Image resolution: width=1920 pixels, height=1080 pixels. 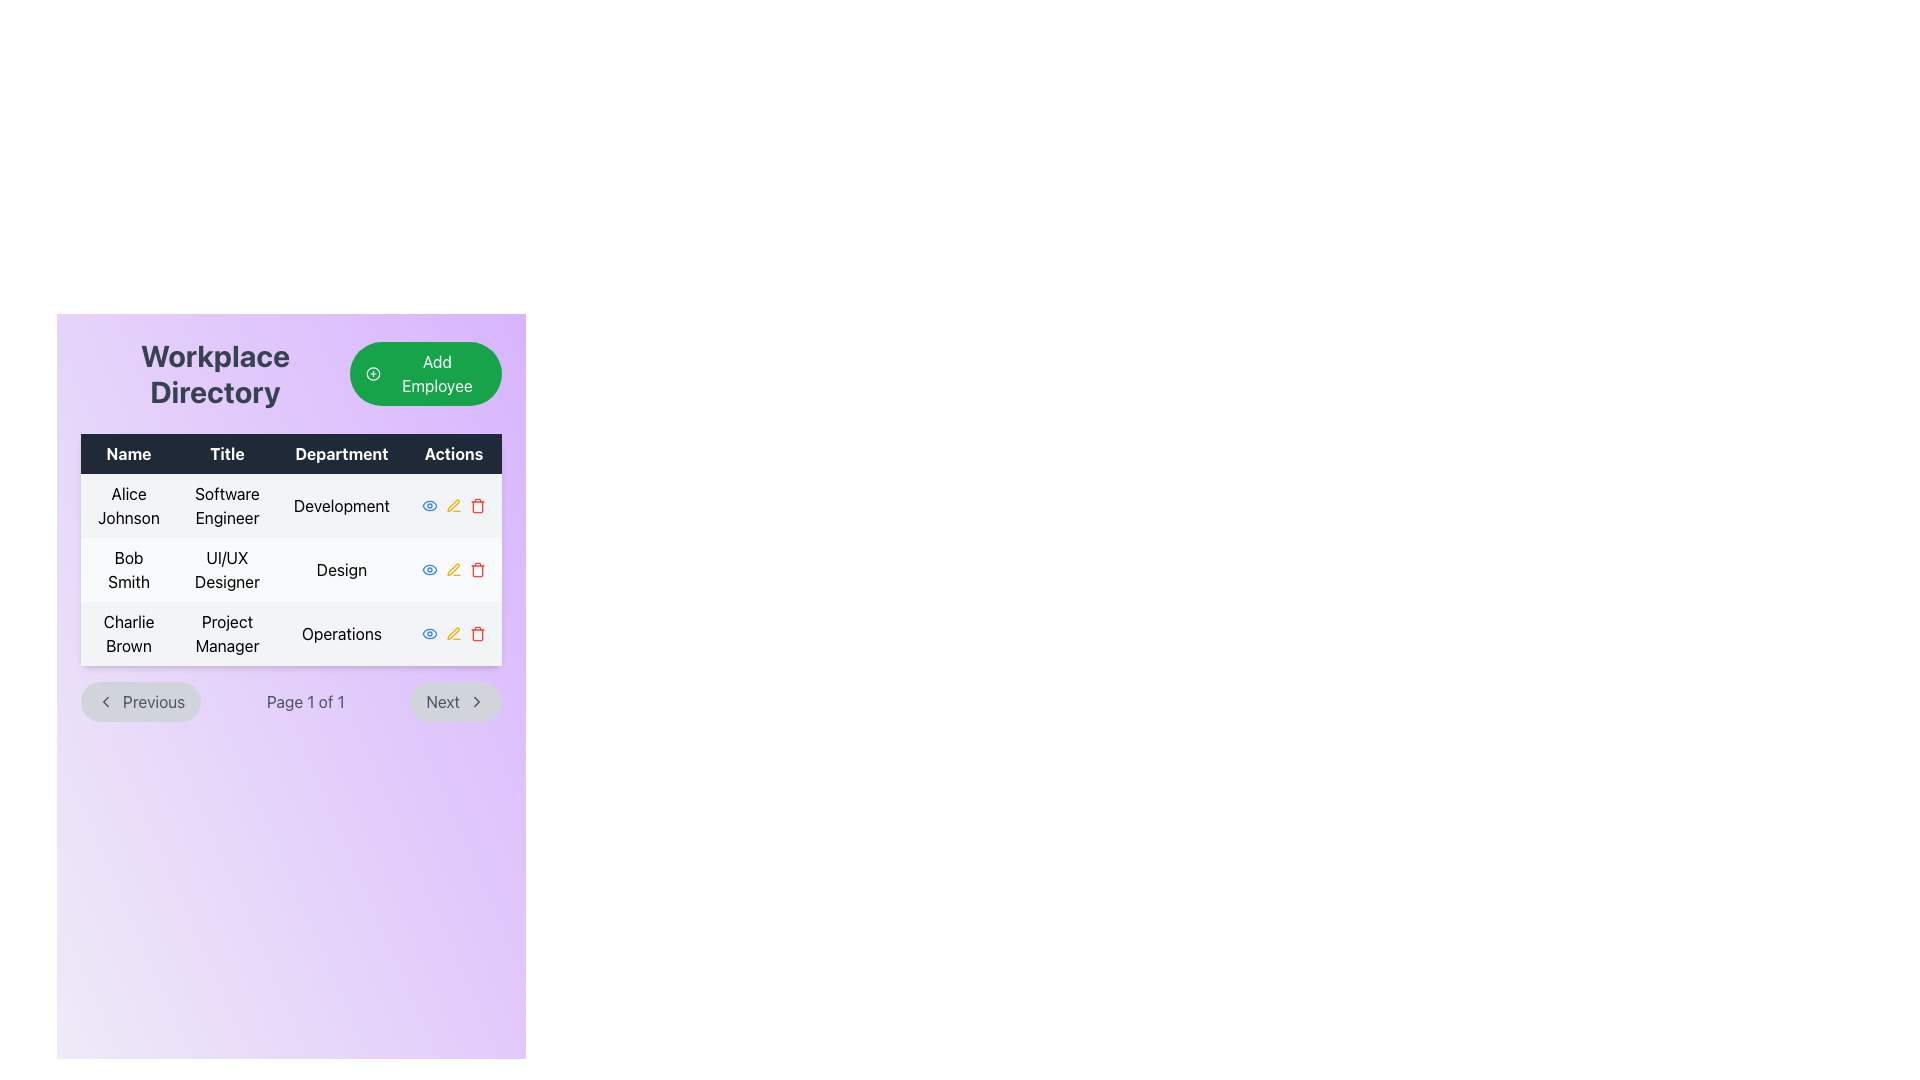 I want to click on the text label displaying the department name for 'Bob Smith' in the workplace directory table, located in the third column labeled 'Department', so click(x=341, y=570).